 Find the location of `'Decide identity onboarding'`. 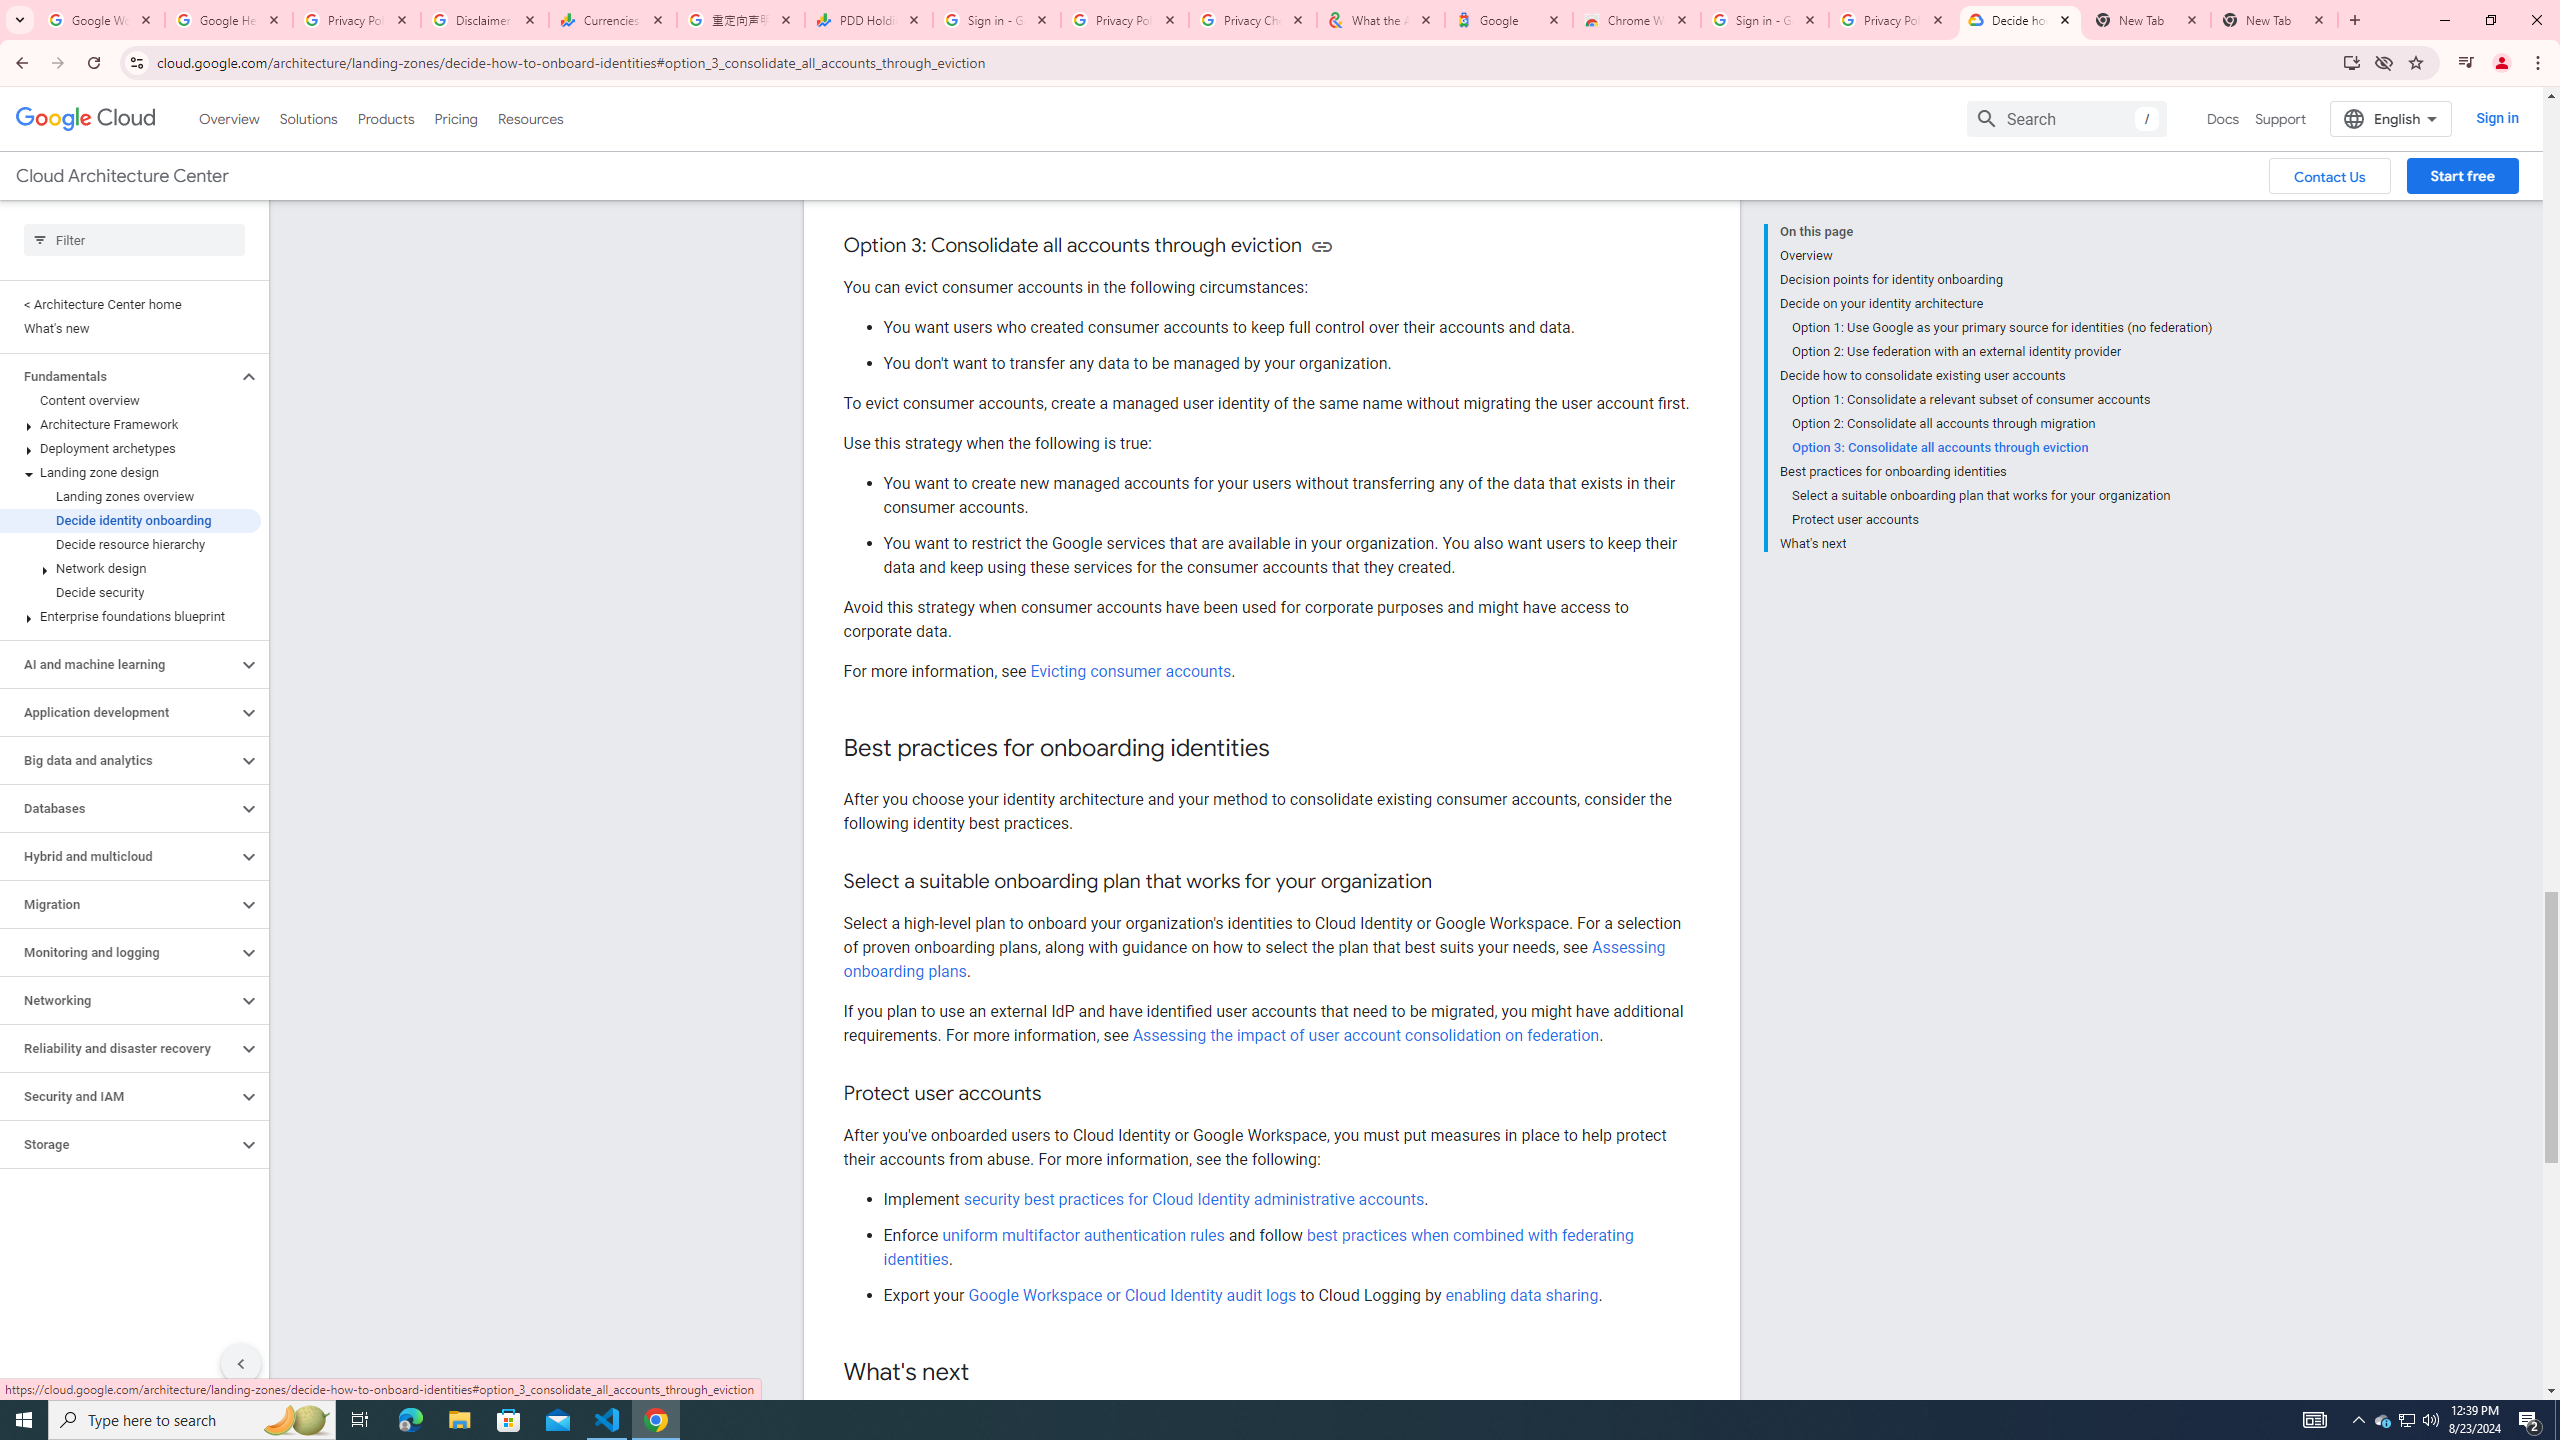

'Decide identity onboarding' is located at coordinates (130, 520).